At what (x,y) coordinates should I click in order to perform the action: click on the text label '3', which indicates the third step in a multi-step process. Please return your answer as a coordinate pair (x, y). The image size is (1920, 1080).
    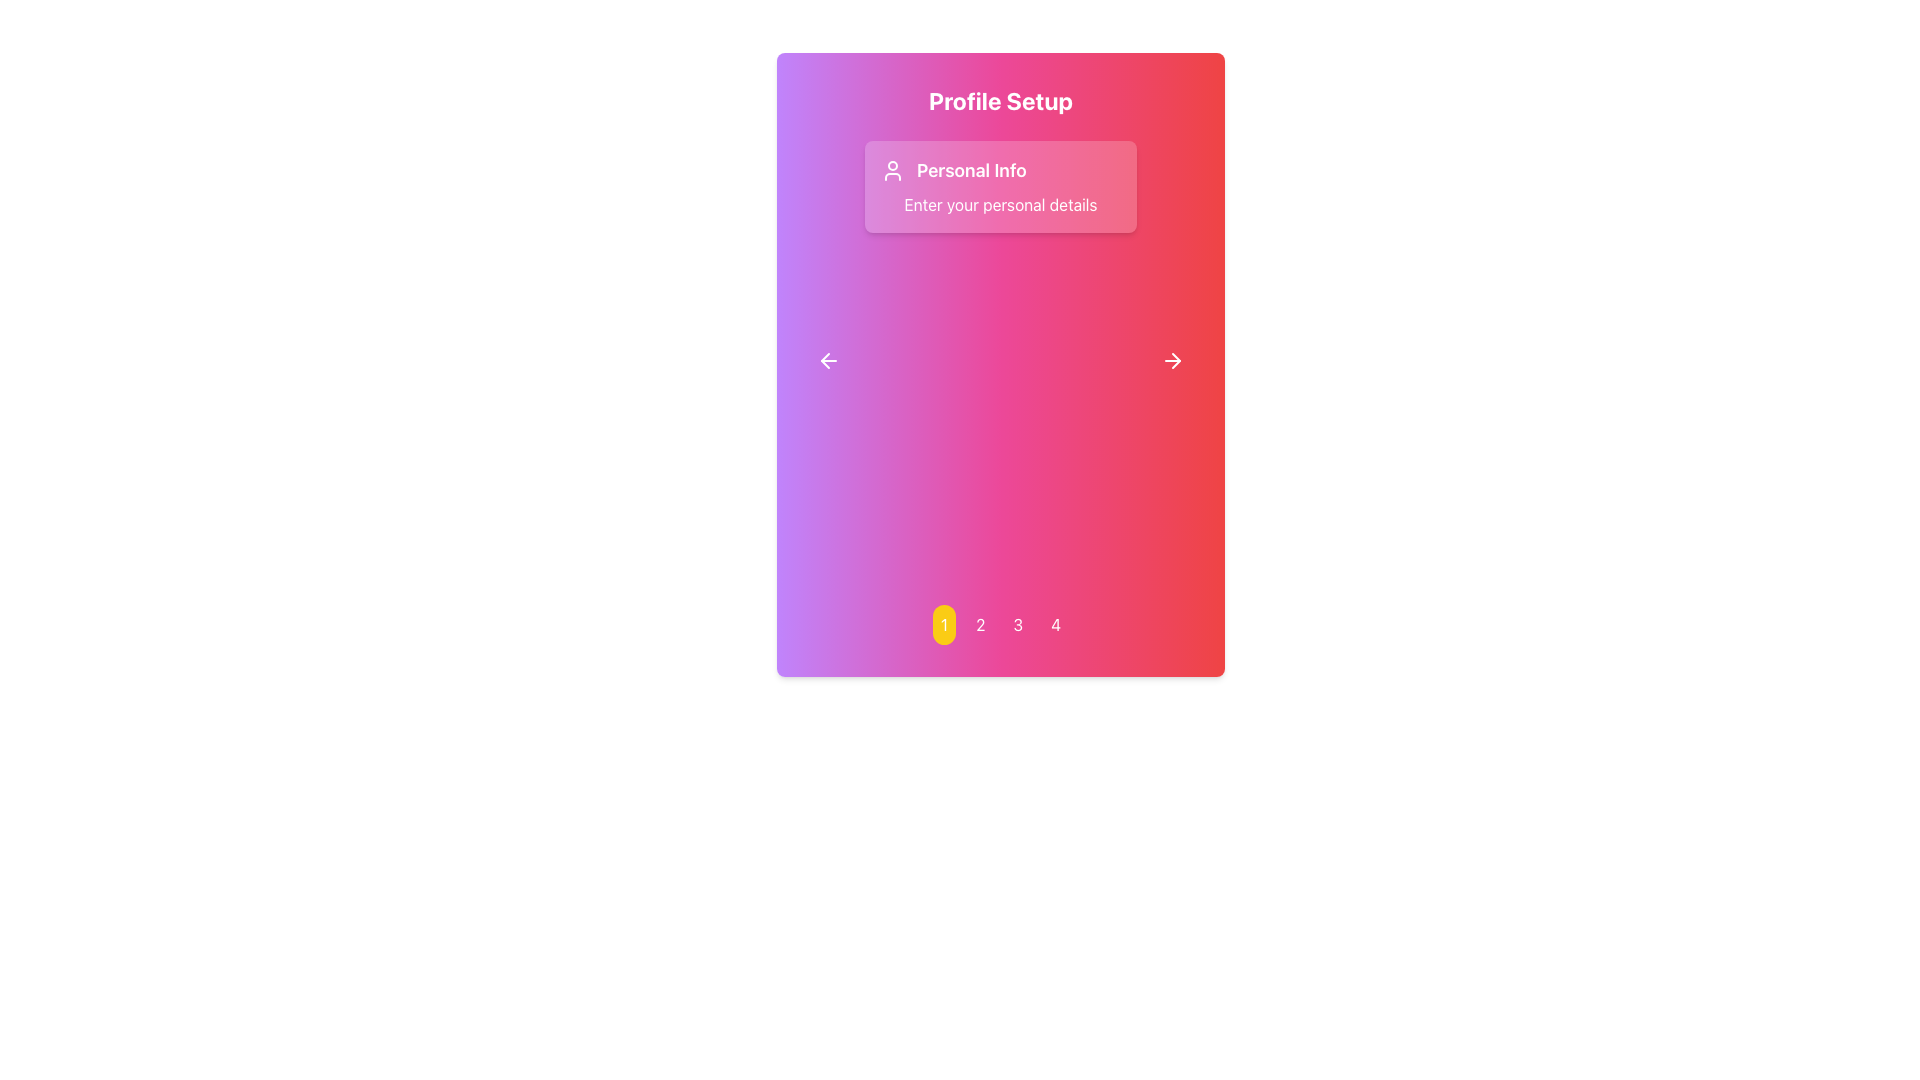
    Looking at the image, I should click on (1018, 623).